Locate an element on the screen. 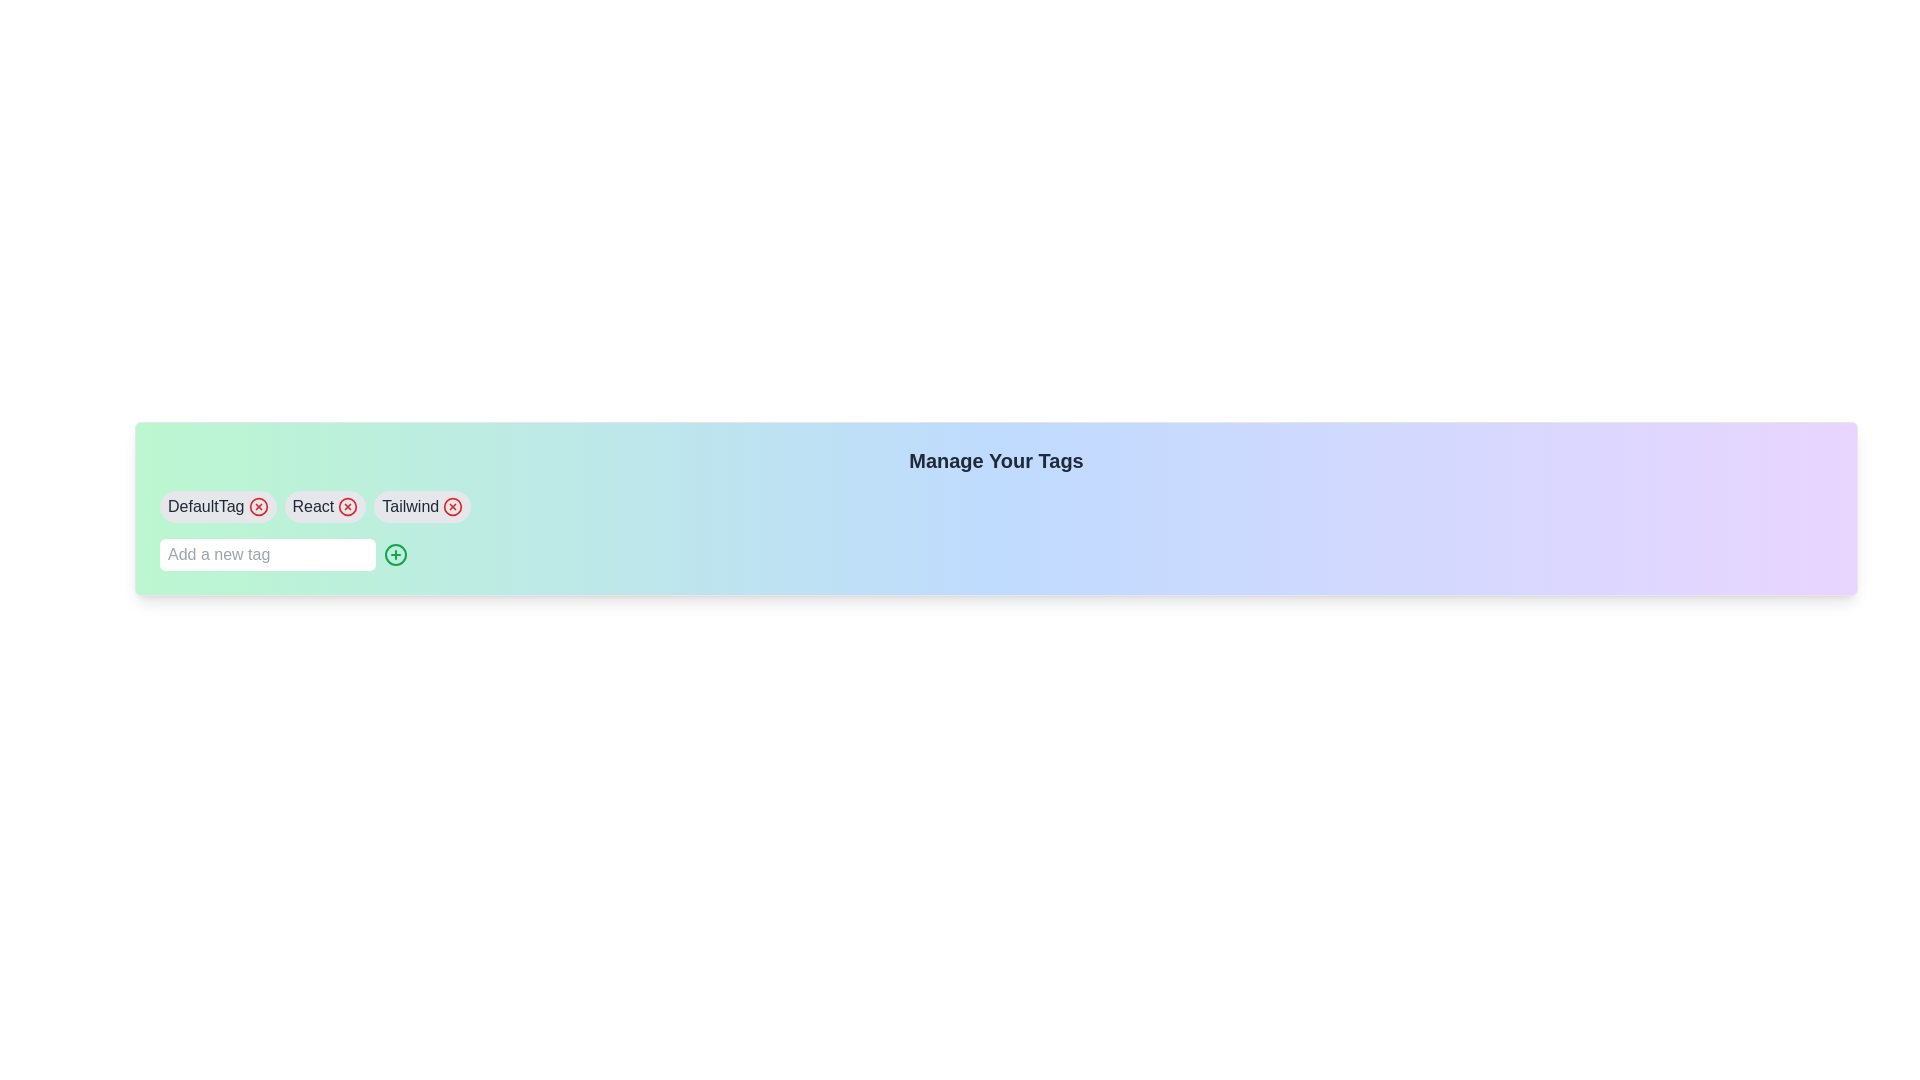  the circular decorative shape with a thin red border, centrally located within the 'X' icon used for removal in the 'Tailwind' tag is located at coordinates (452, 505).